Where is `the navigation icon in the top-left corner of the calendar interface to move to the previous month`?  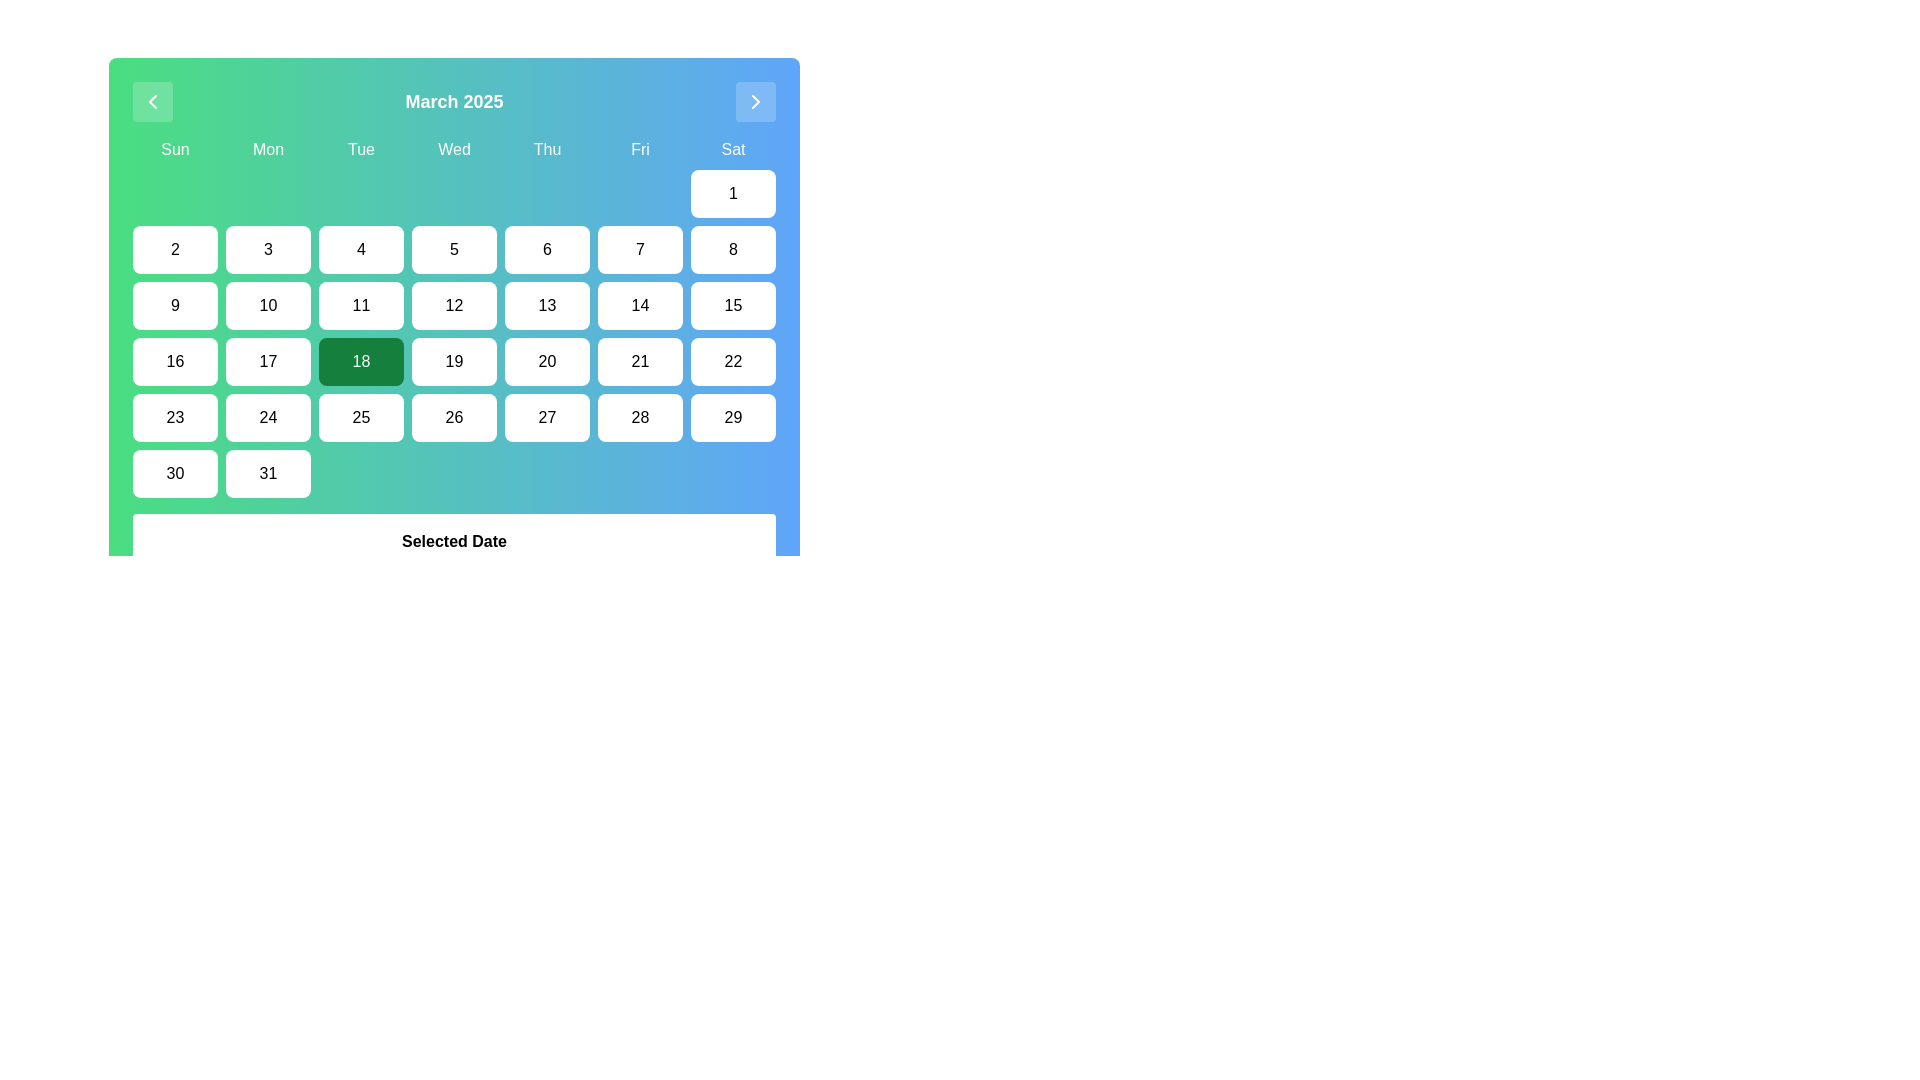
the navigation icon in the top-left corner of the calendar interface to move to the previous month is located at coordinates (152, 101).